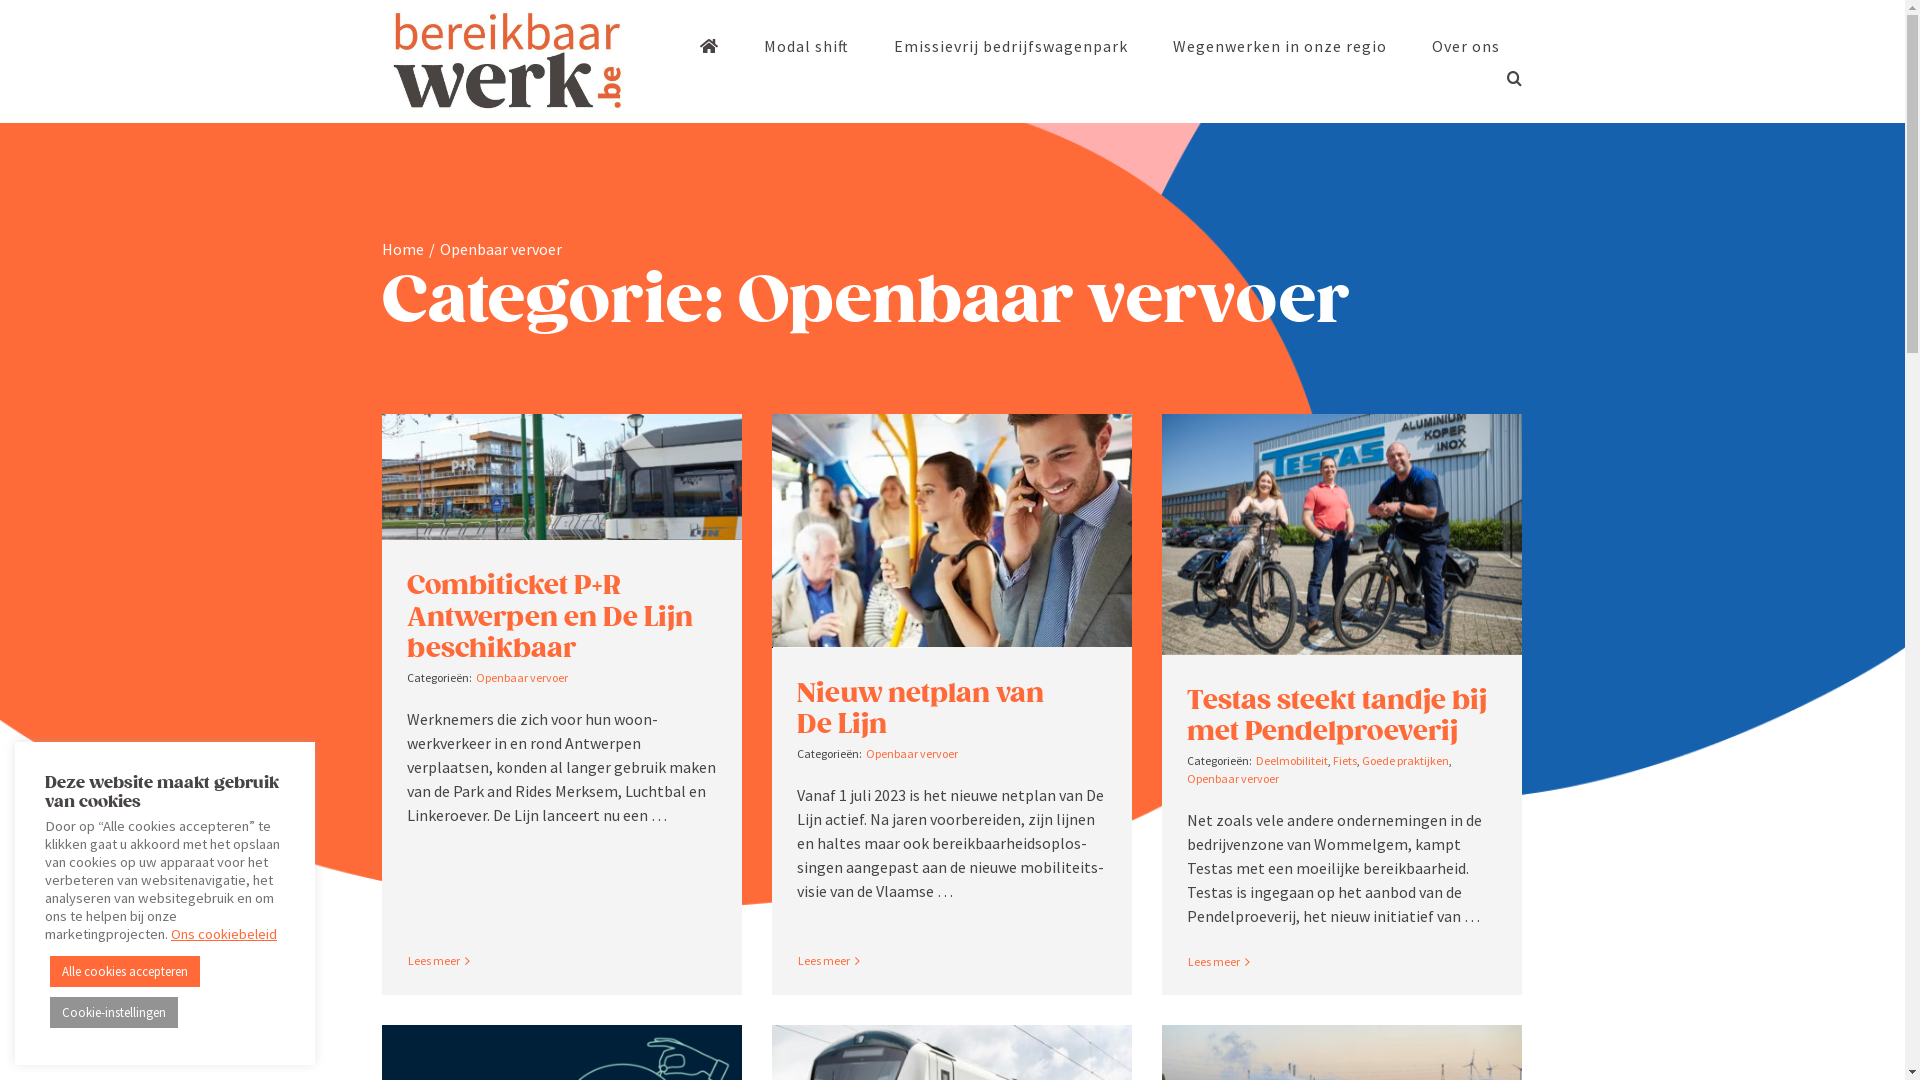  What do you see at coordinates (1212, 960) in the screenshot?
I see `'Read More'` at bounding box center [1212, 960].